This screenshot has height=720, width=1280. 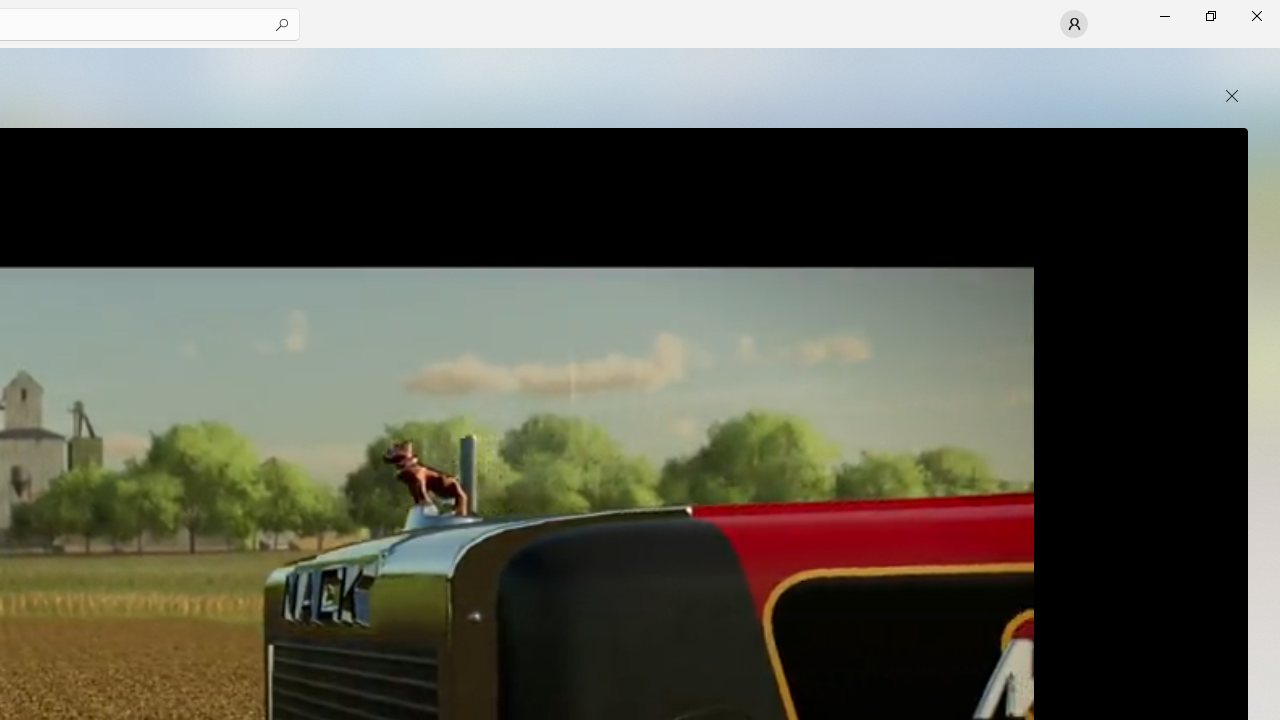 What do you see at coordinates (1255, 15) in the screenshot?
I see `'Close Microsoft Store'` at bounding box center [1255, 15].